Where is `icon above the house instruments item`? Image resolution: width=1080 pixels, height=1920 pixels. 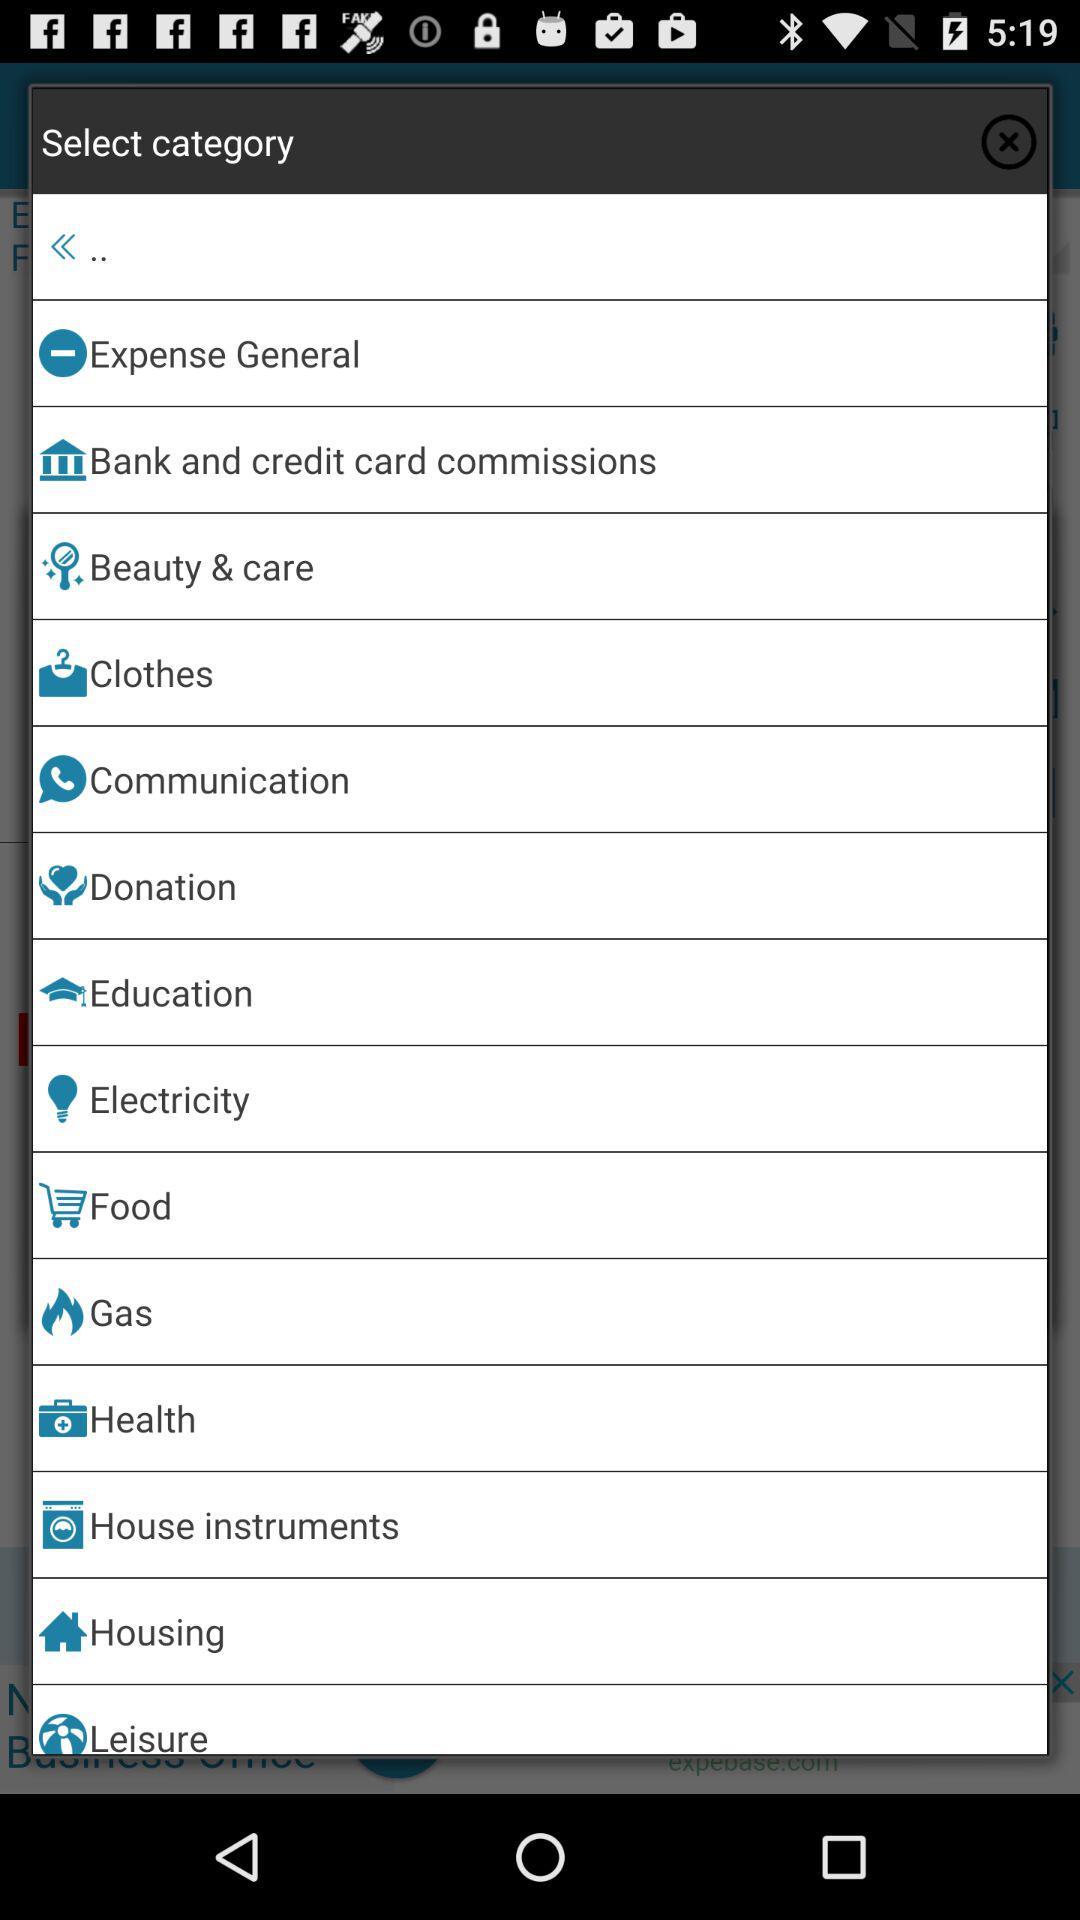
icon above the house instruments item is located at coordinates (564, 1417).